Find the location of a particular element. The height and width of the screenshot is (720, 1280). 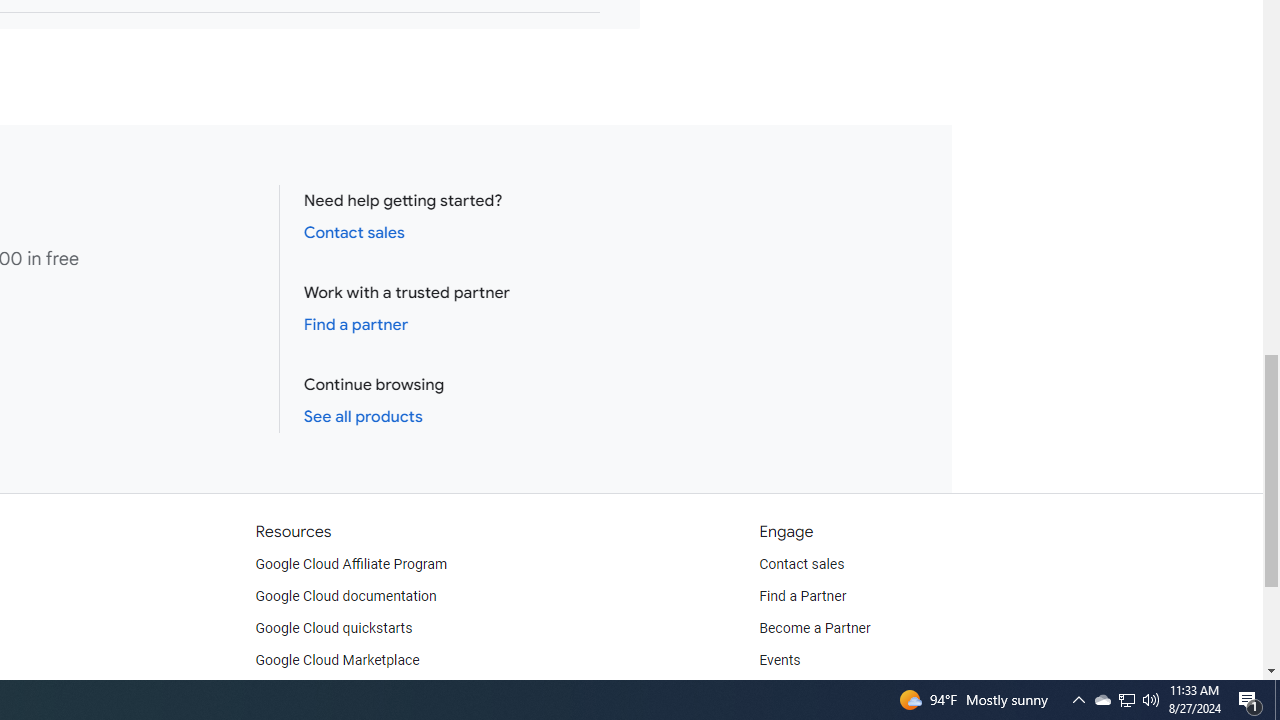

'Become a Partner' is located at coordinates (814, 627).